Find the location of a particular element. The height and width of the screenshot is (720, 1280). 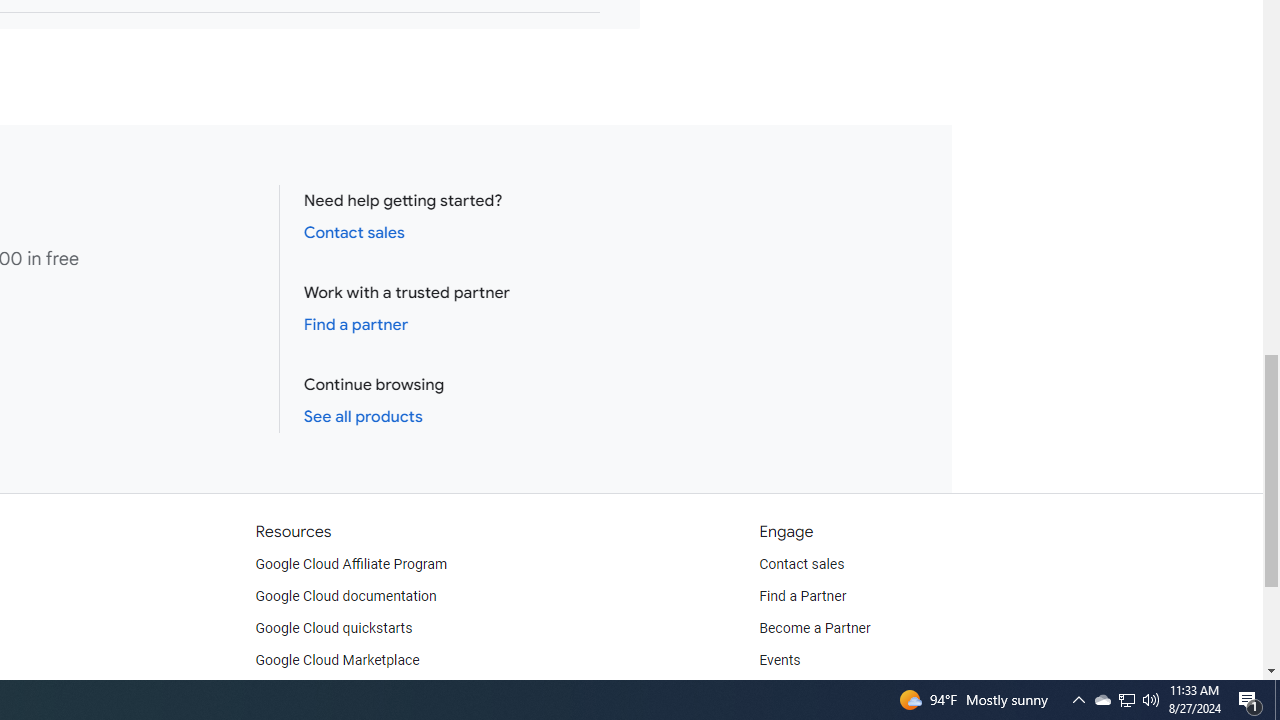

'Become a Partner' is located at coordinates (814, 627).